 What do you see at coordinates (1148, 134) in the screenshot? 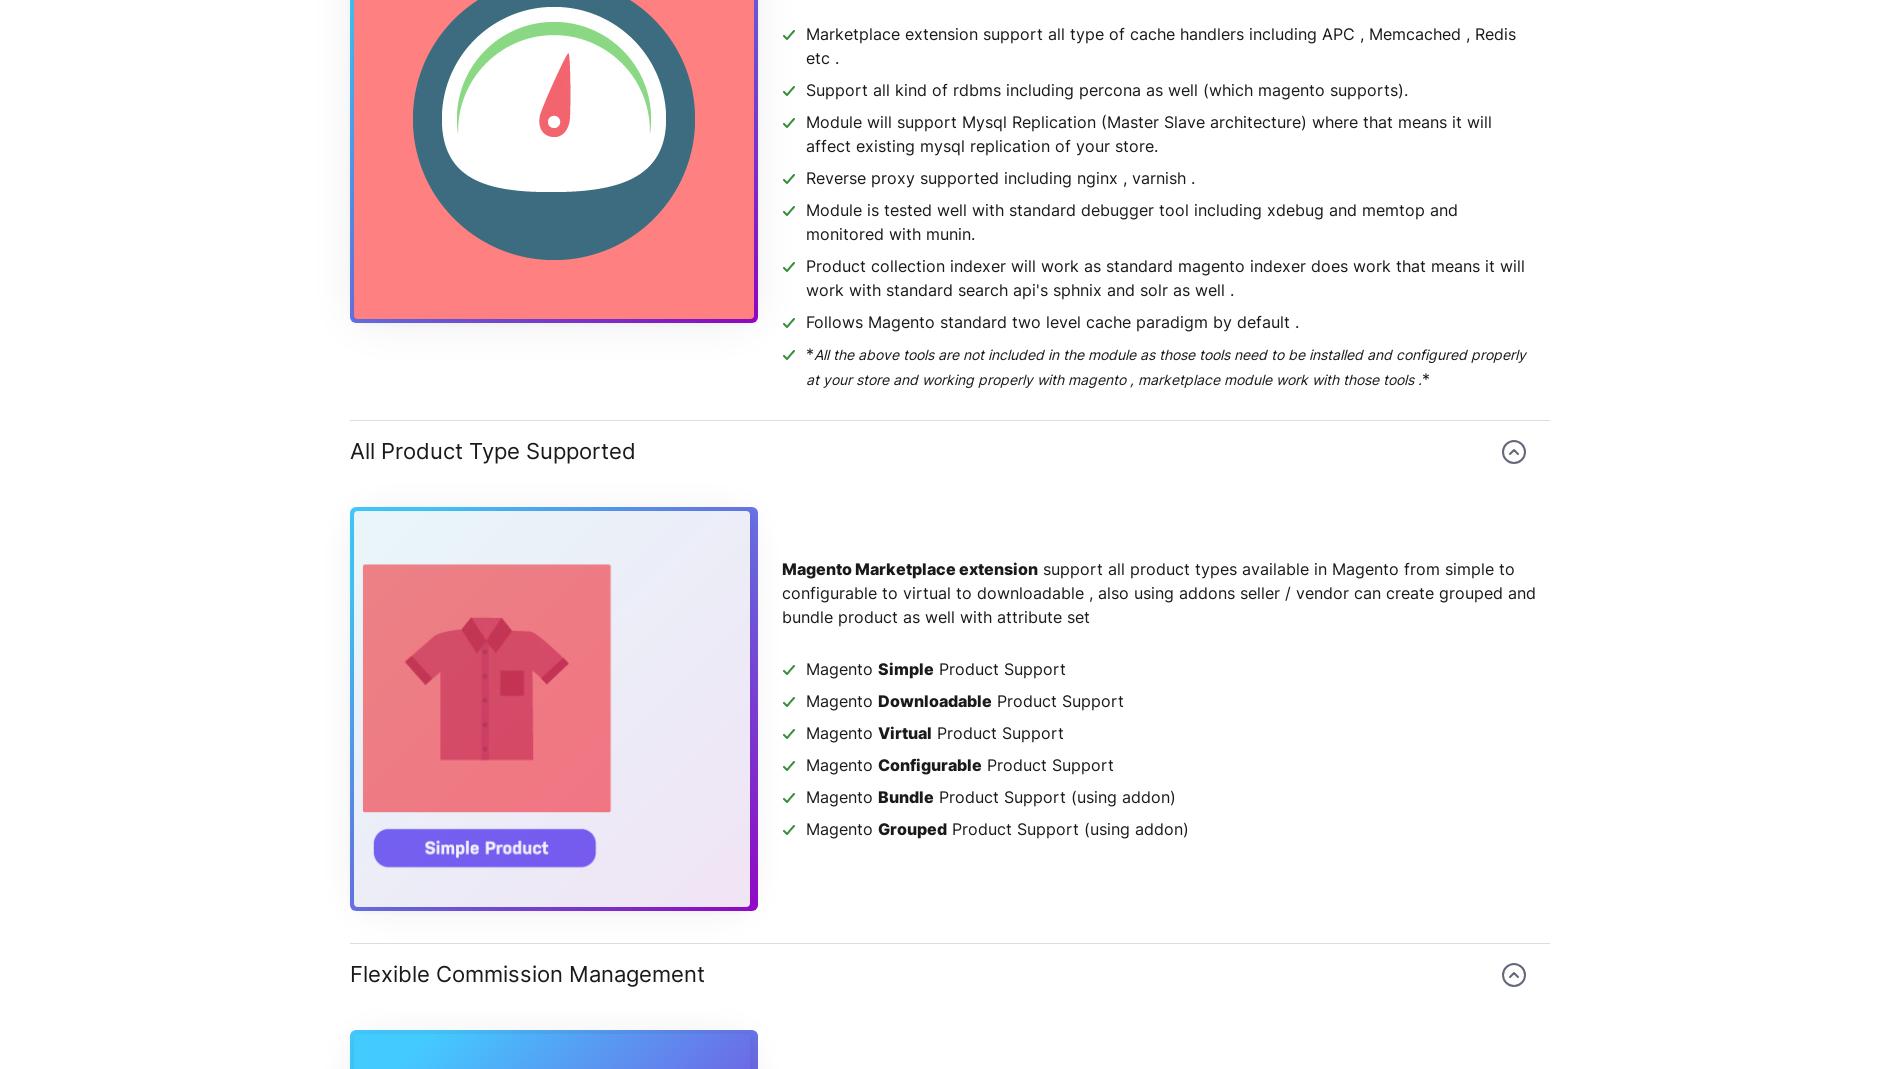
I see `'Module will support Mysql Replication (Master Slave architecture) where that means it will affect existing mysql replication of your store.'` at bounding box center [1148, 134].